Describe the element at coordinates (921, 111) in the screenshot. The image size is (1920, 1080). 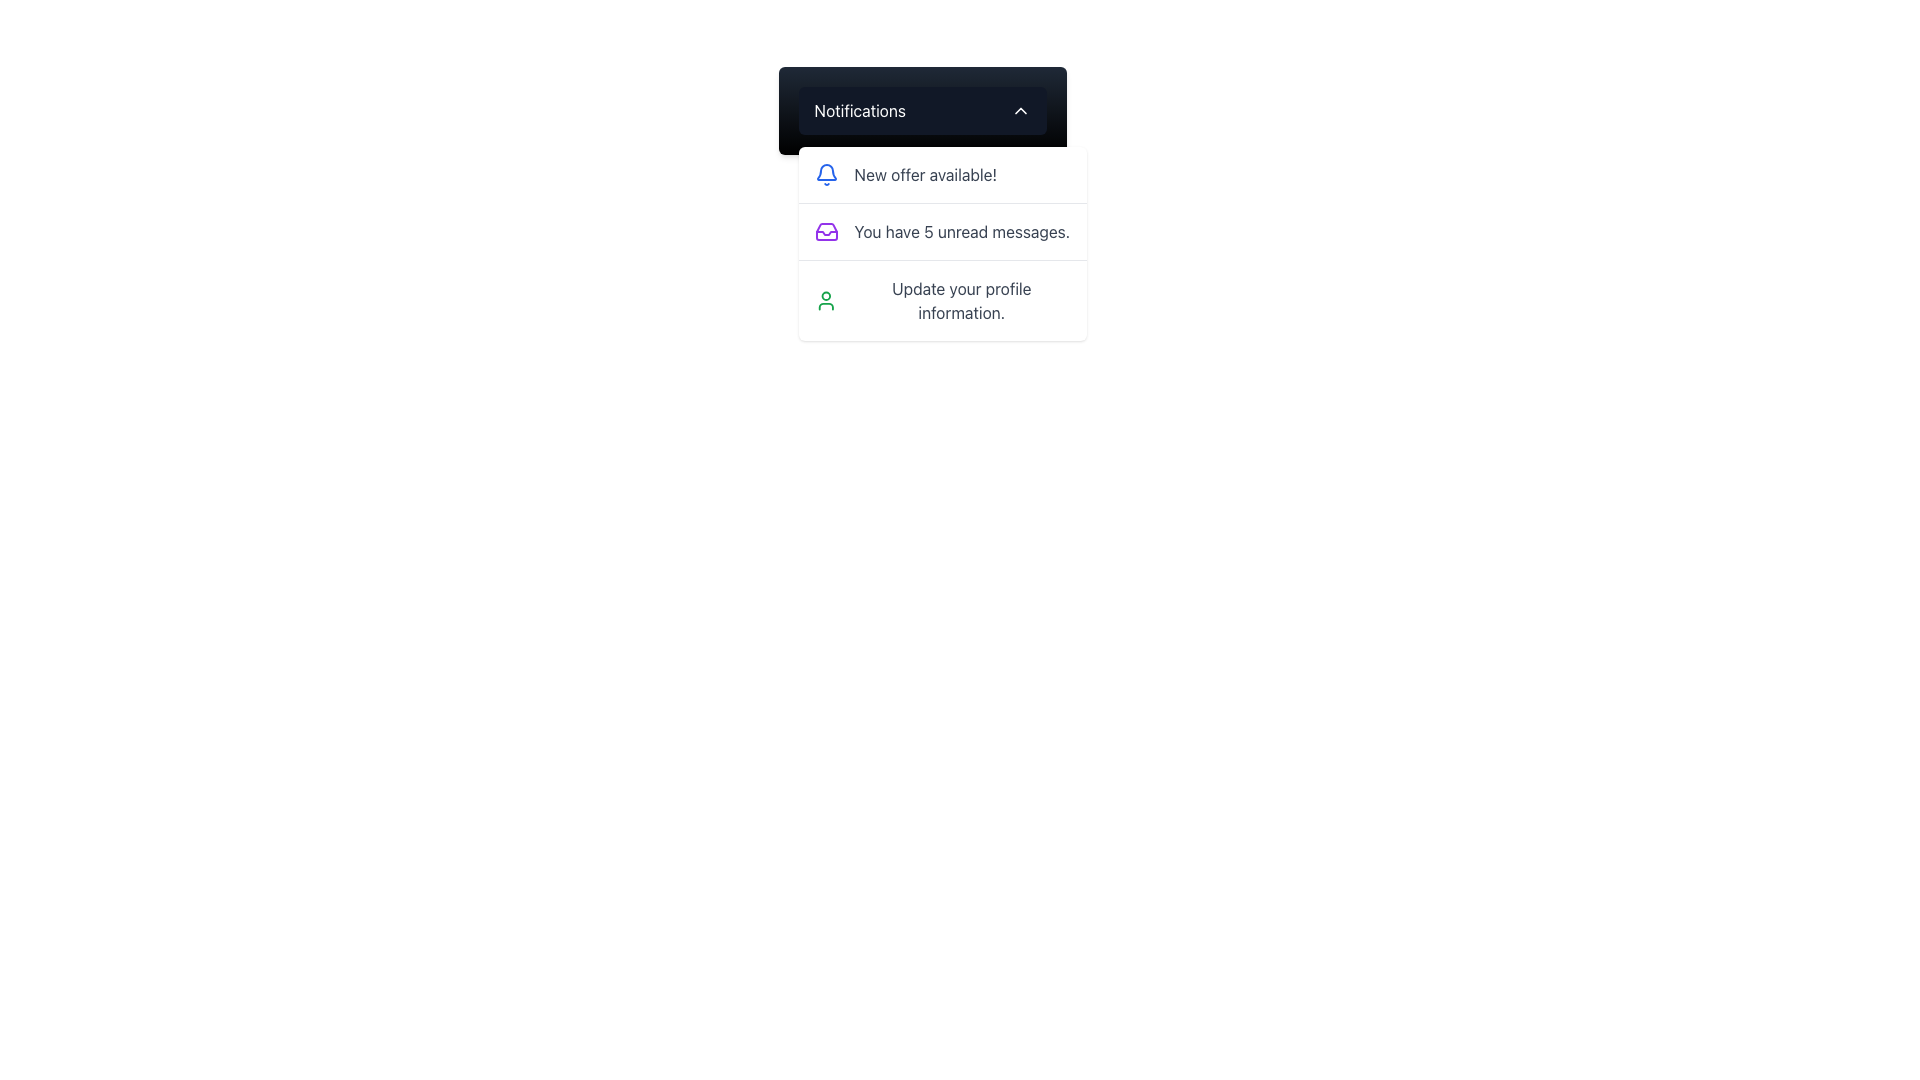
I see `the 'Notifications' button with a black background and rounded corners` at that location.